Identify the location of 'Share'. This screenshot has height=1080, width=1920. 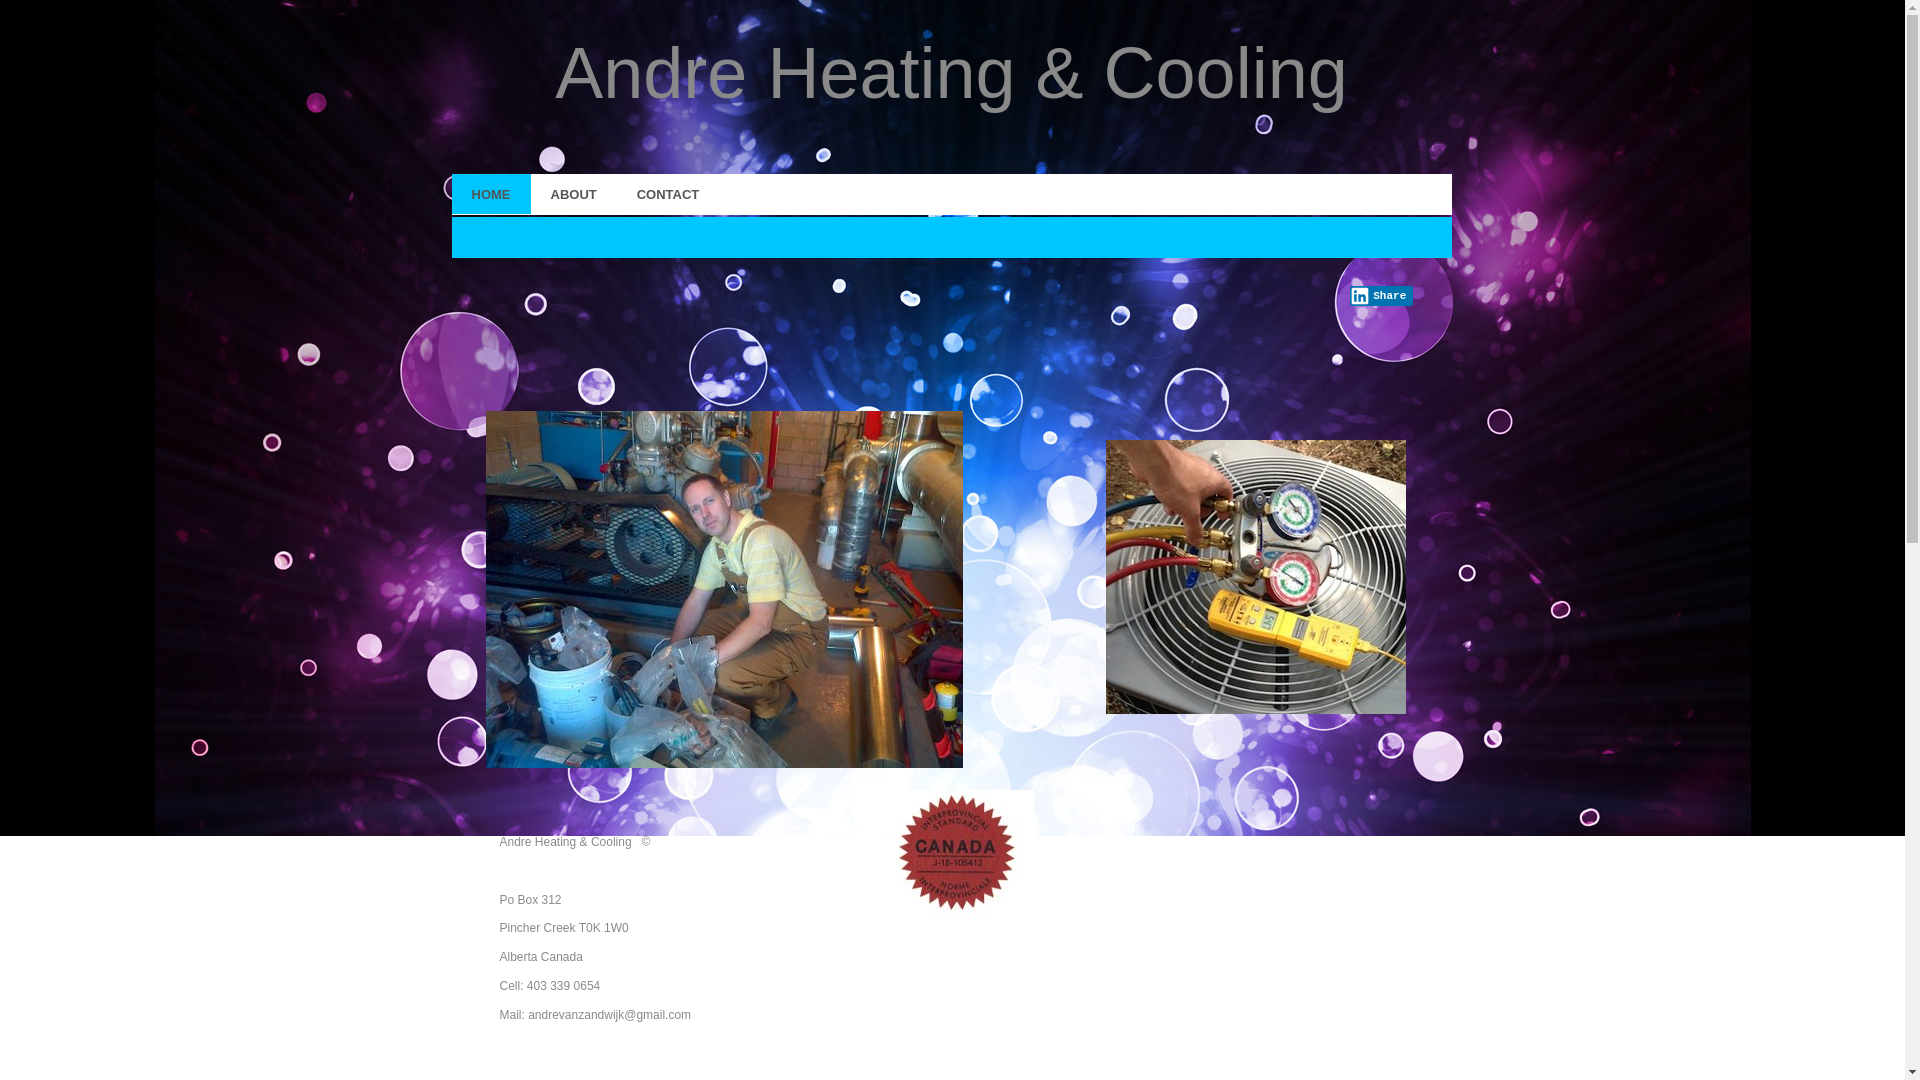
(1381, 296).